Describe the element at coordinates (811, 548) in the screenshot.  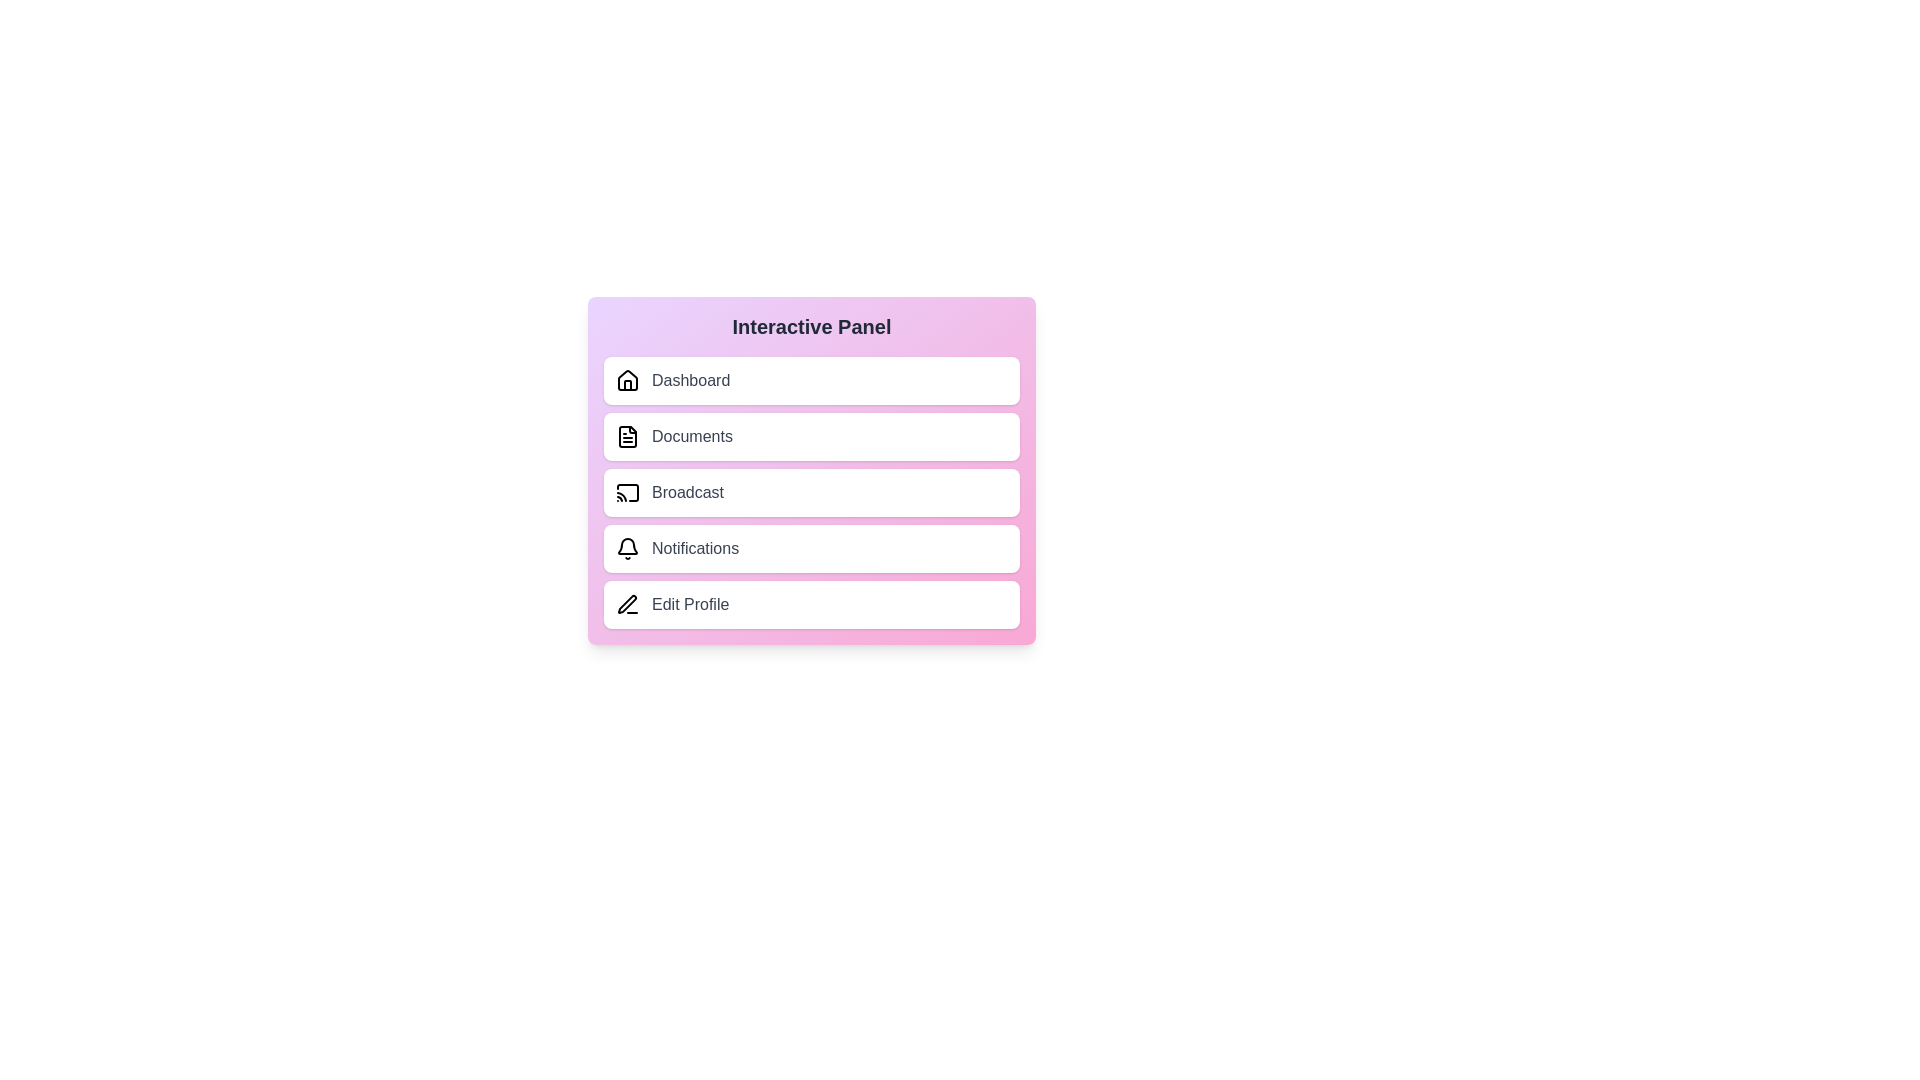
I see `the list item labeled Notifications` at that location.